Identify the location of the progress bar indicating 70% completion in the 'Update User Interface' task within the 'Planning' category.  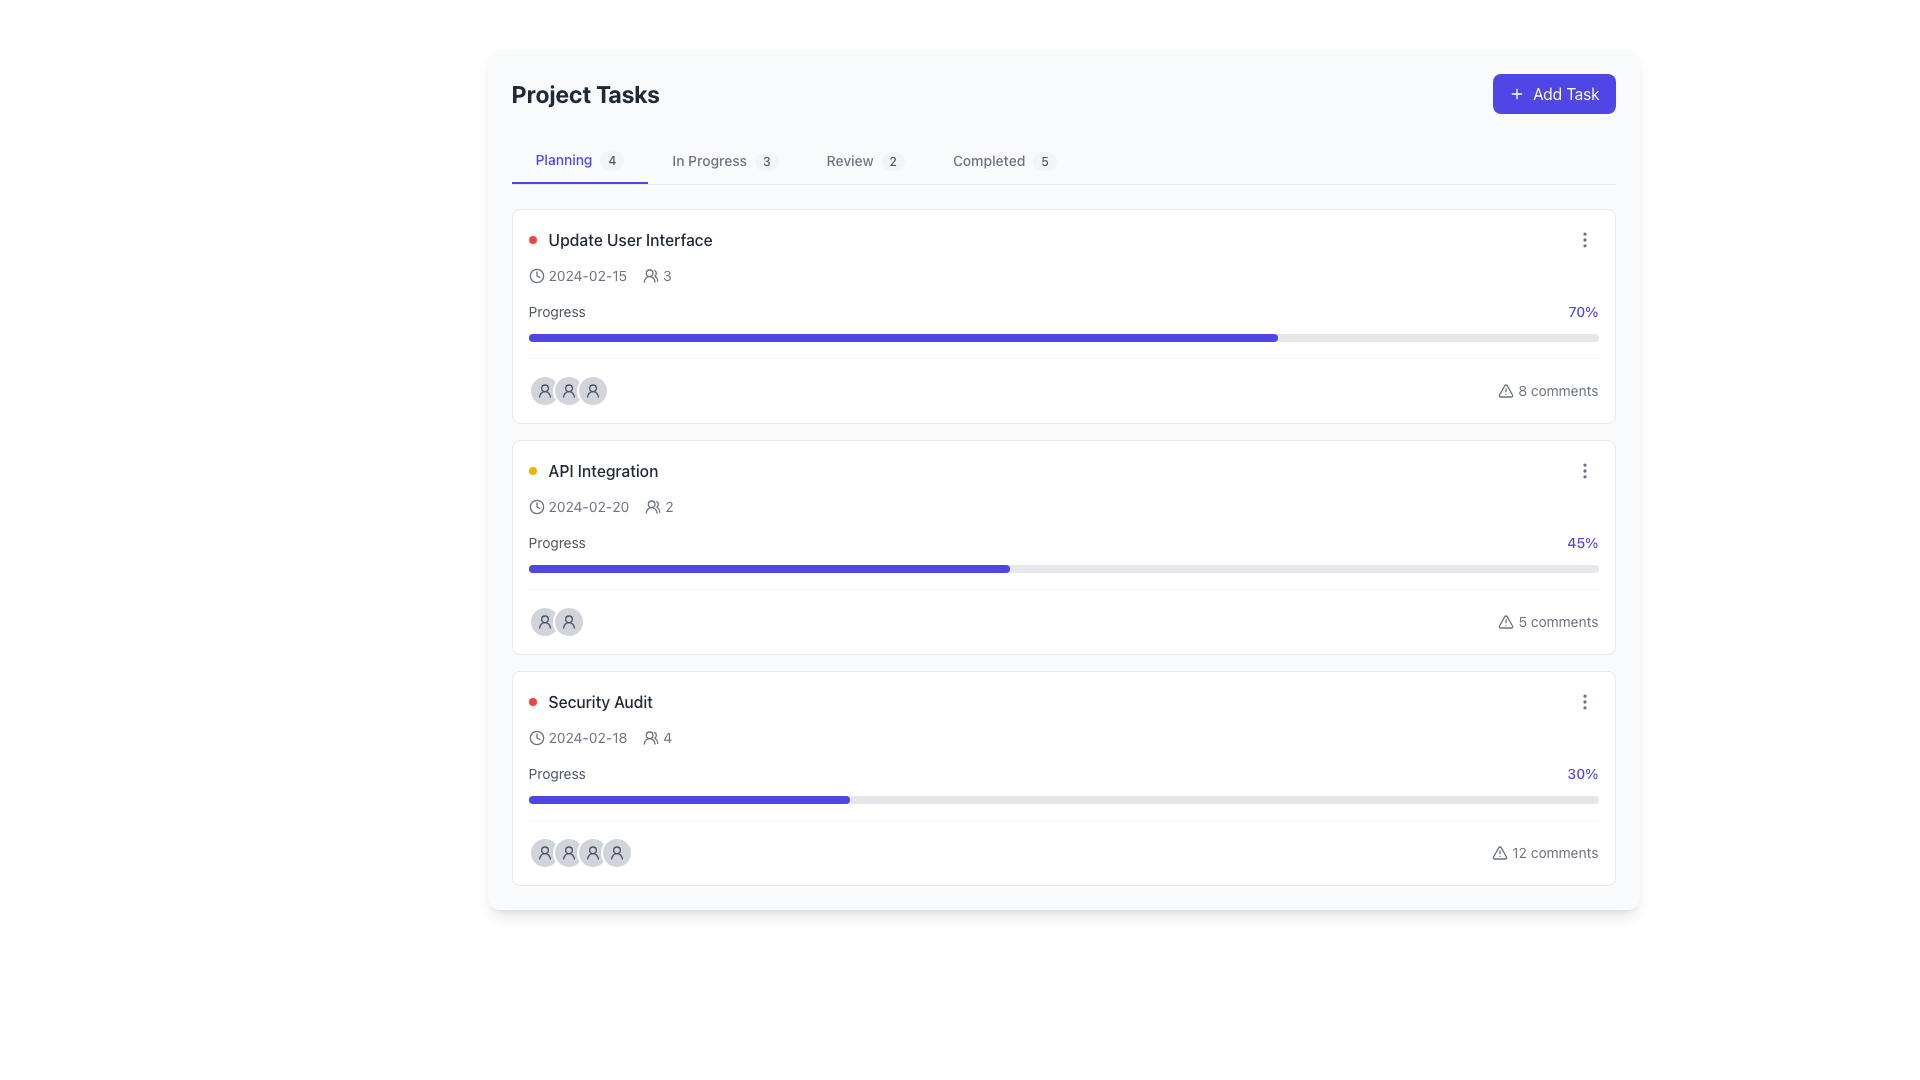
(901, 337).